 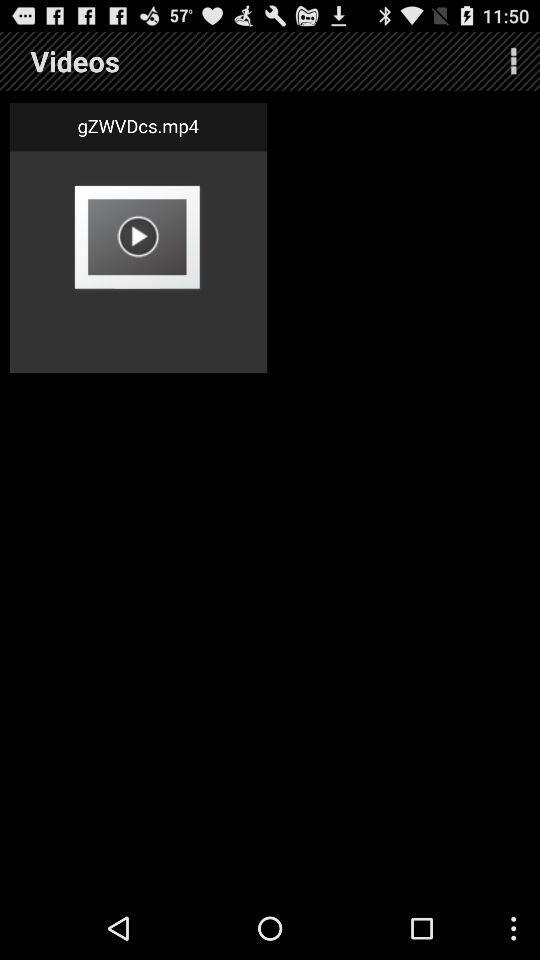 I want to click on the more icon, so click(x=513, y=65).